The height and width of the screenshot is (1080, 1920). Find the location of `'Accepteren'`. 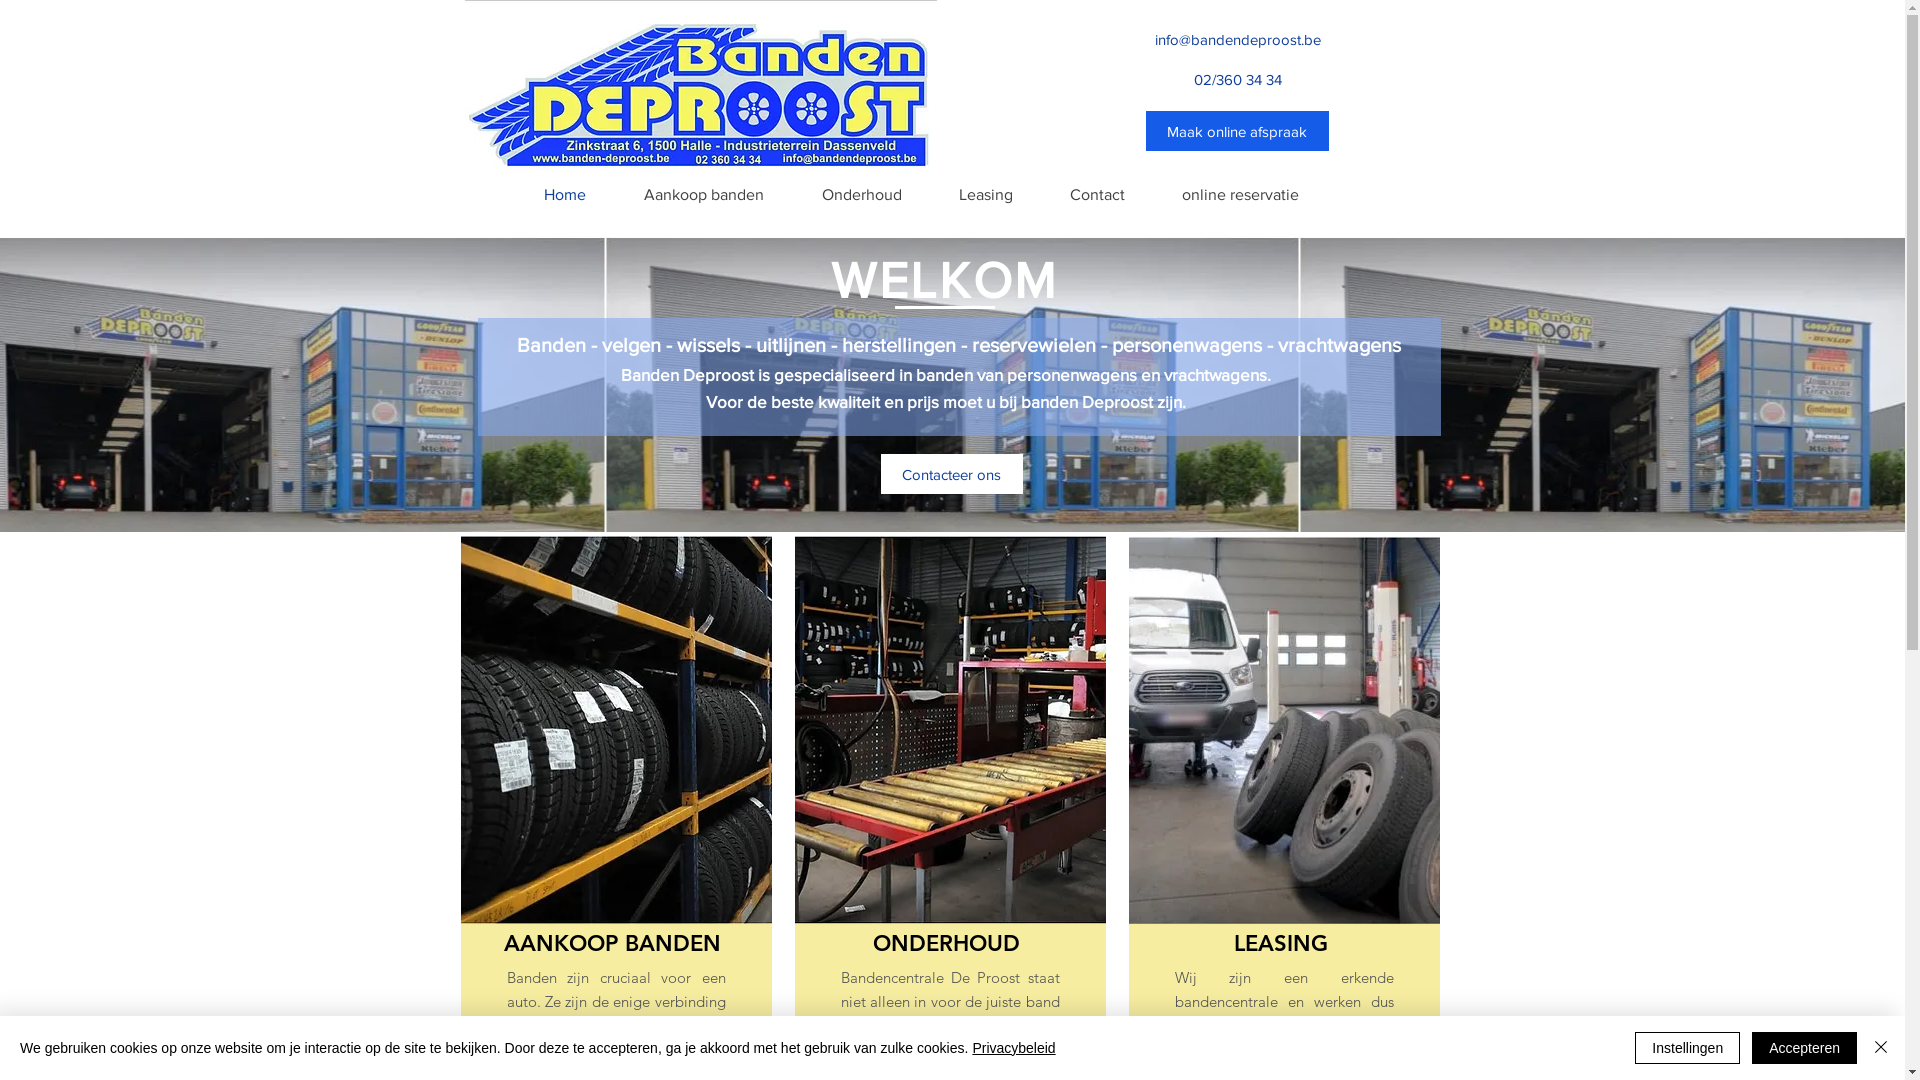

'Accepteren' is located at coordinates (1751, 1047).